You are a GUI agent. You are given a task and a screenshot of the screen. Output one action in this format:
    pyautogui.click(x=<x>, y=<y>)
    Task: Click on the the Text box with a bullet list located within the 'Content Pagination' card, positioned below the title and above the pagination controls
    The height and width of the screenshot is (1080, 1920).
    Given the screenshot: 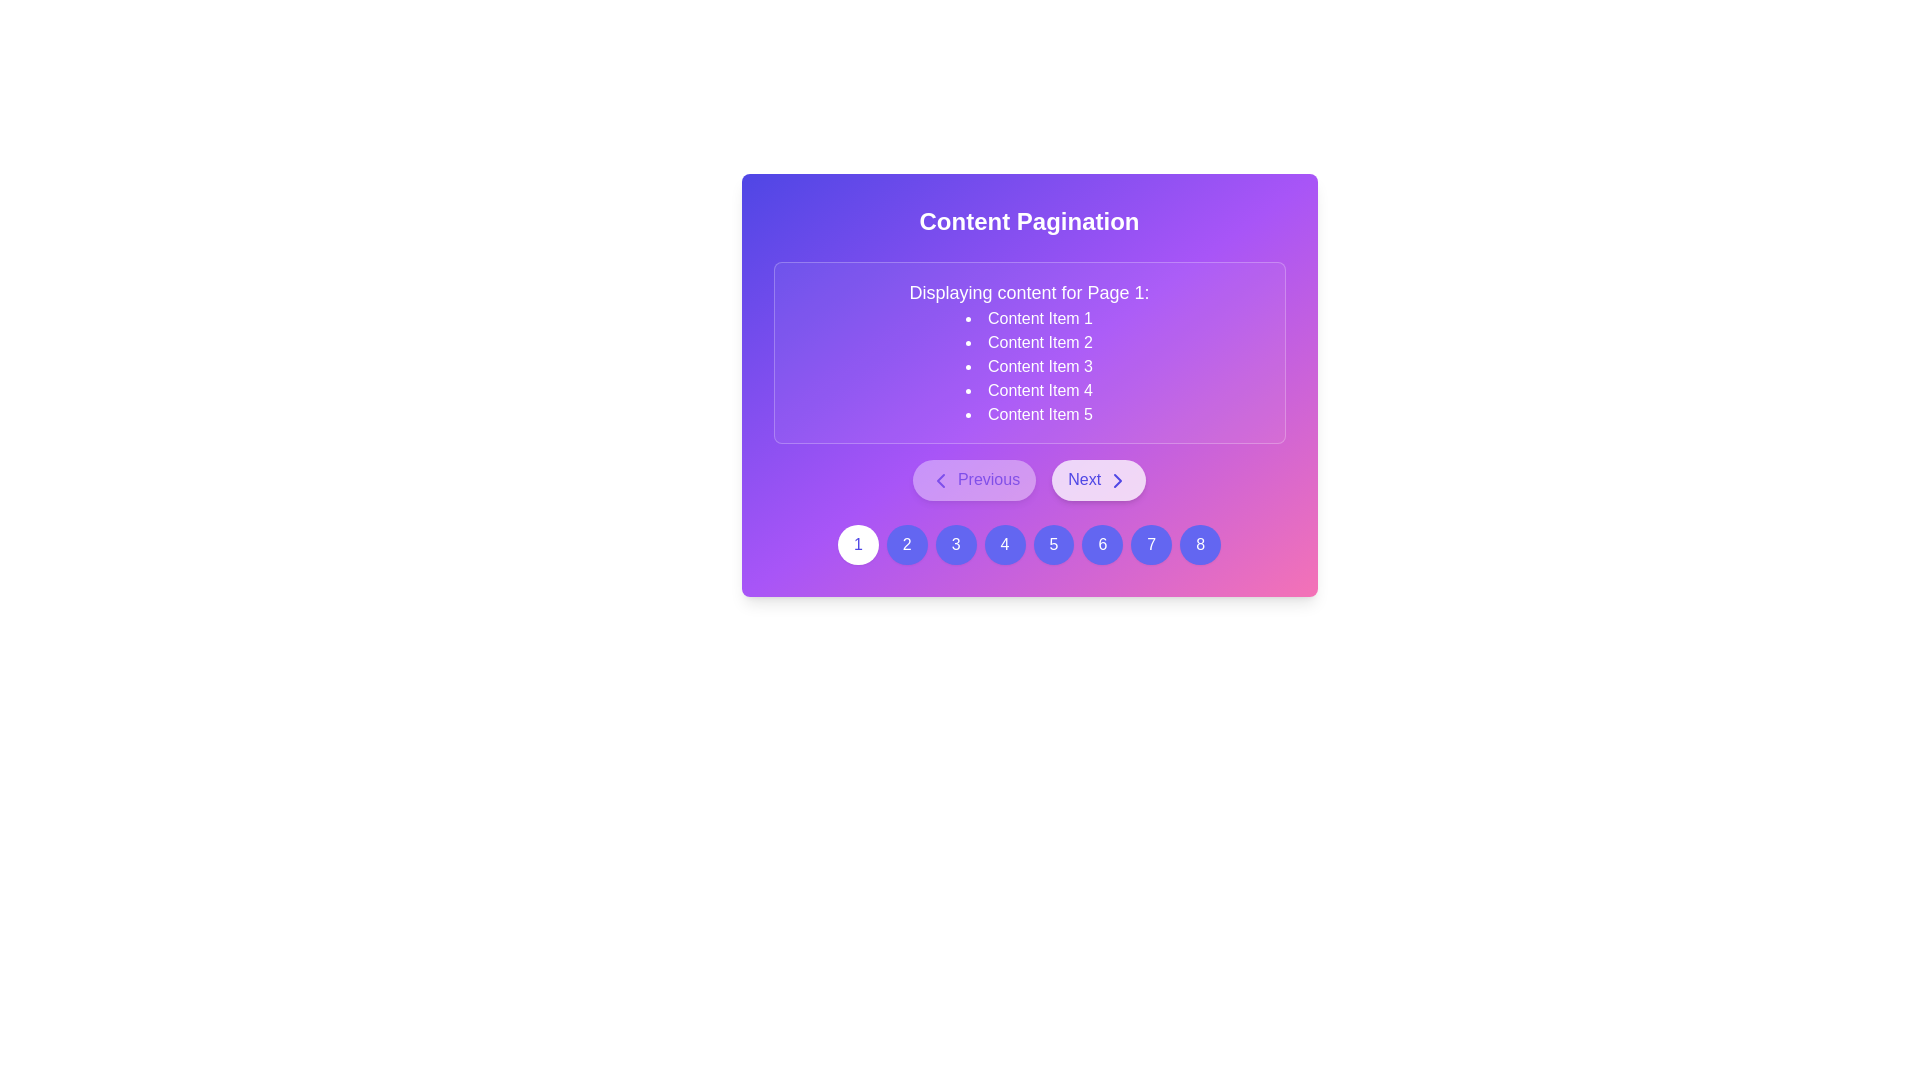 What is the action you would take?
    pyautogui.click(x=1029, y=352)
    